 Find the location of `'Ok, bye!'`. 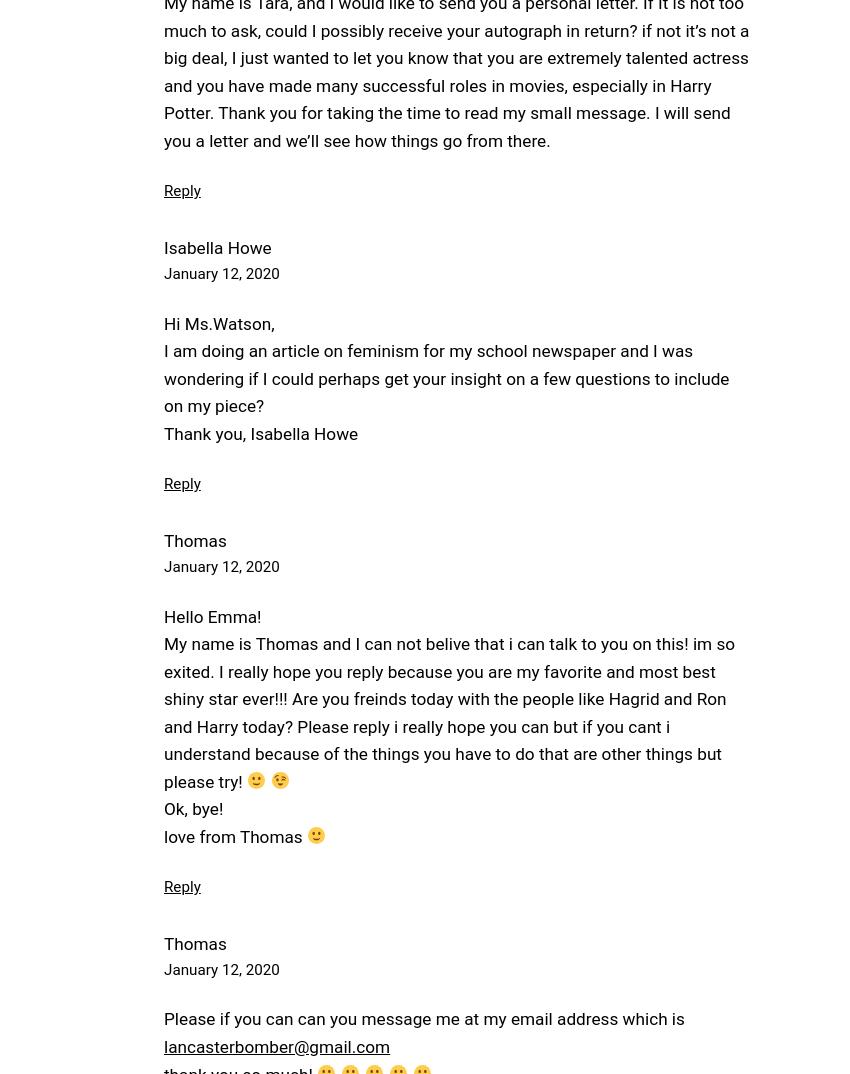

'Ok, bye!' is located at coordinates (192, 809).